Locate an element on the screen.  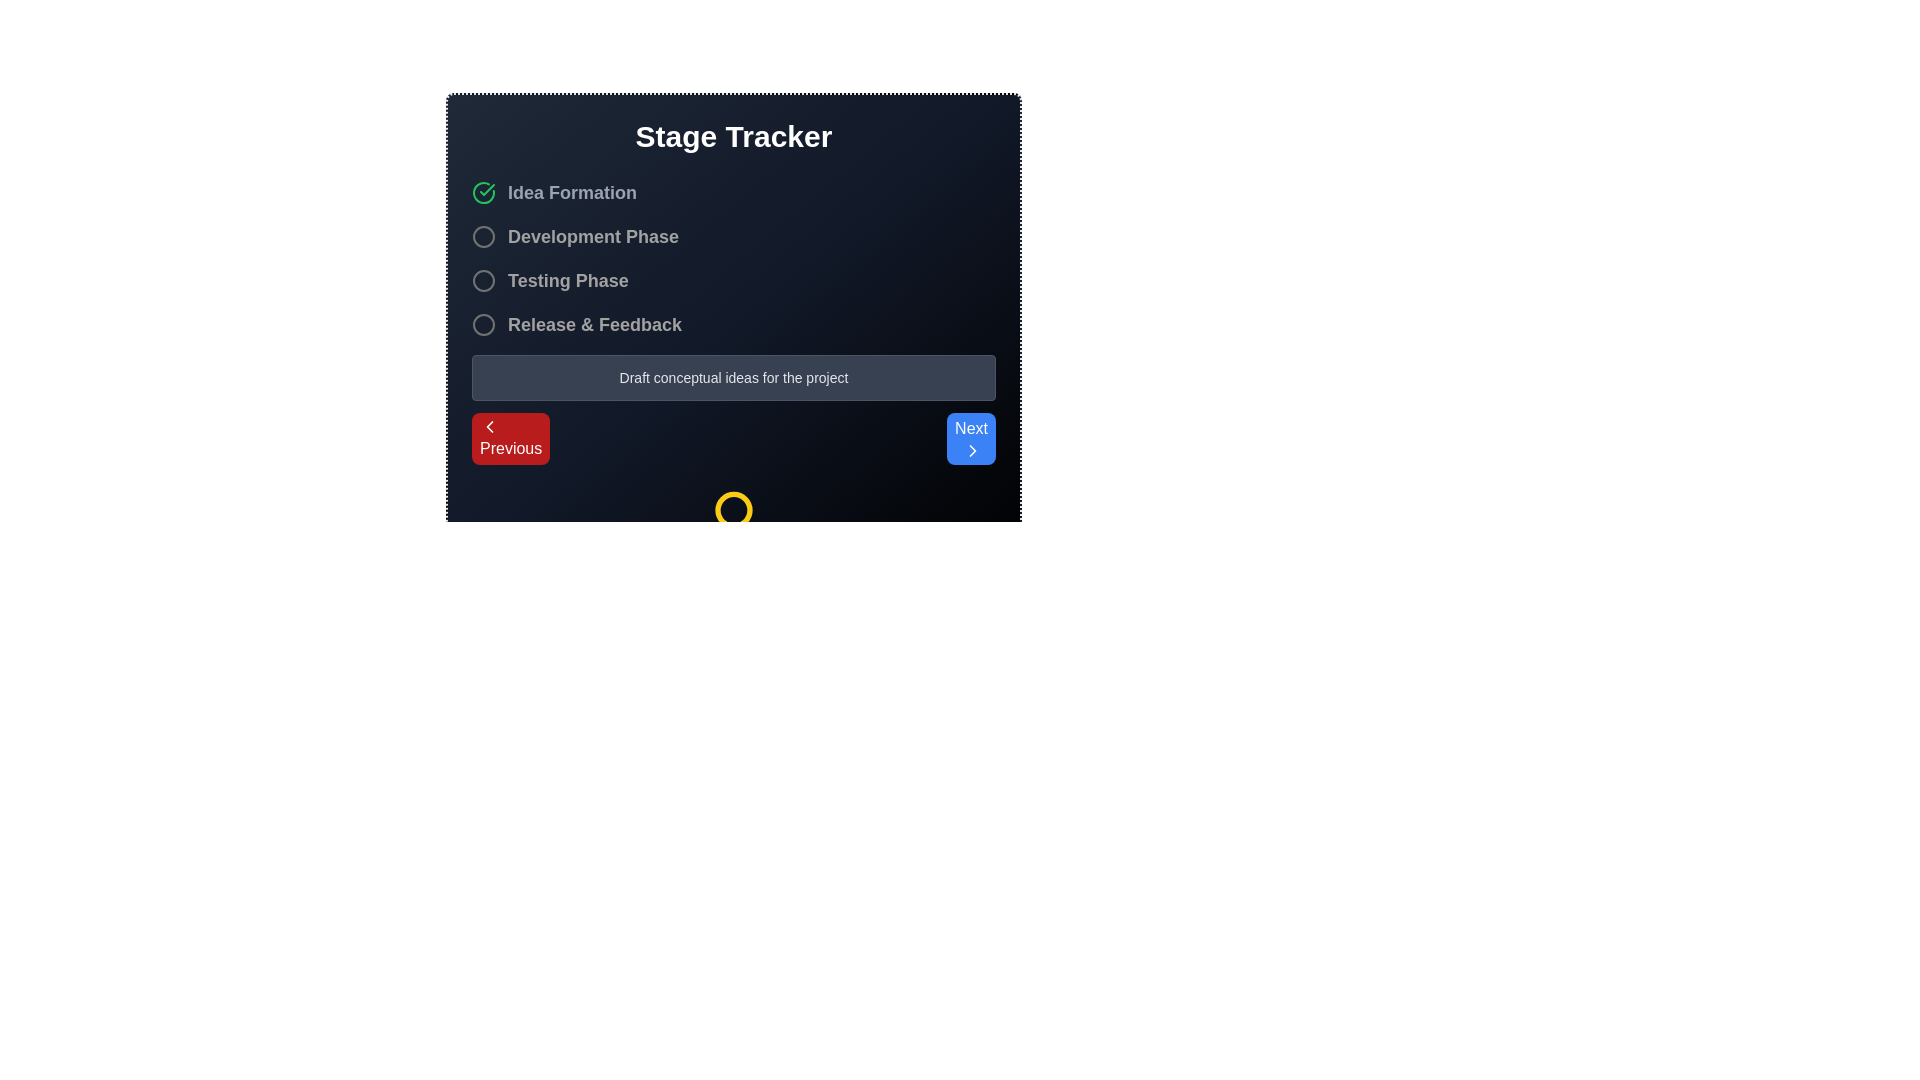
the third radio button in the 'Stage Tracker' interface is located at coordinates (484, 281).